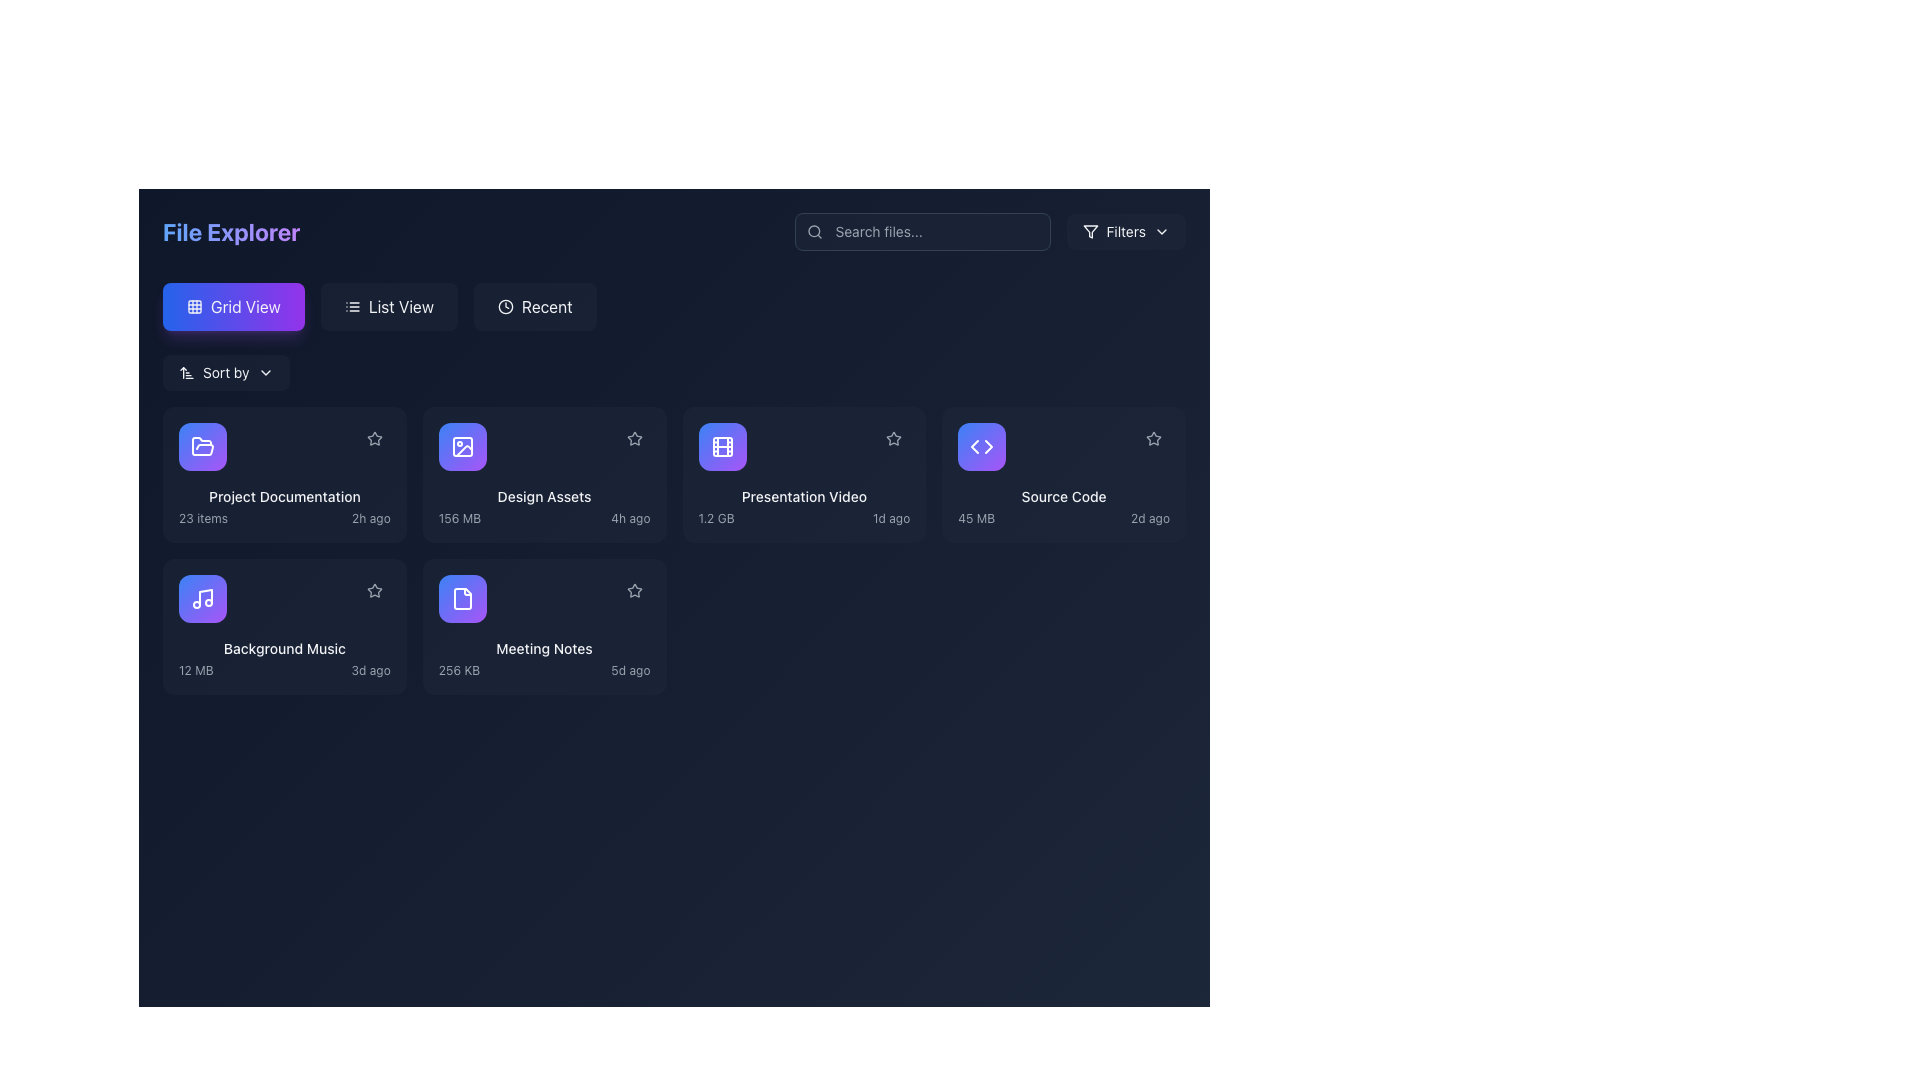 Image resolution: width=1920 pixels, height=1080 pixels. What do you see at coordinates (195, 307) in the screenshot?
I see `the 'Grid View' icon, which is a small icon depicting a grid of nine squares arranged in a 3x3 configuration, located in the upper-left corner of the interface` at bounding box center [195, 307].